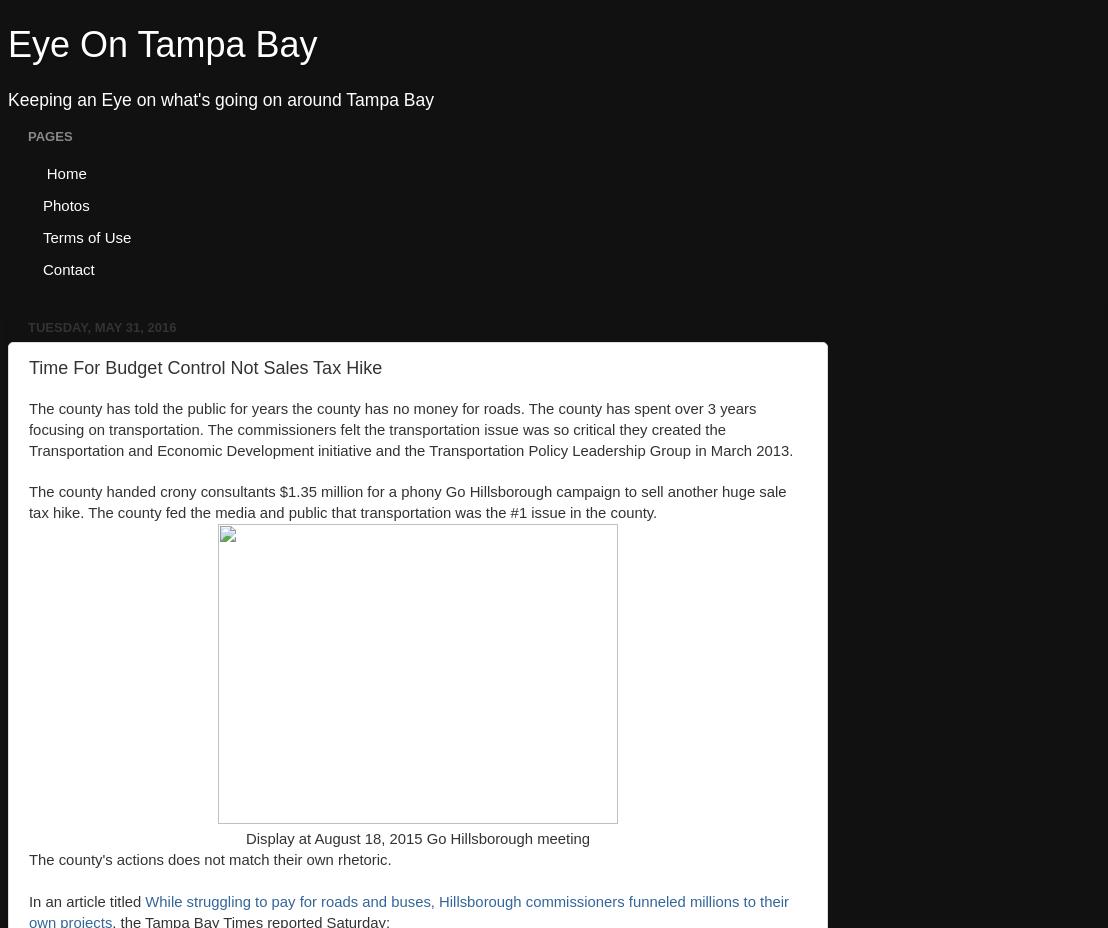 The height and width of the screenshot is (928, 1108). Describe the element at coordinates (205, 367) in the screenshot. I see `'Time For Budget Control Not Sales Tax Hike'` at that location.